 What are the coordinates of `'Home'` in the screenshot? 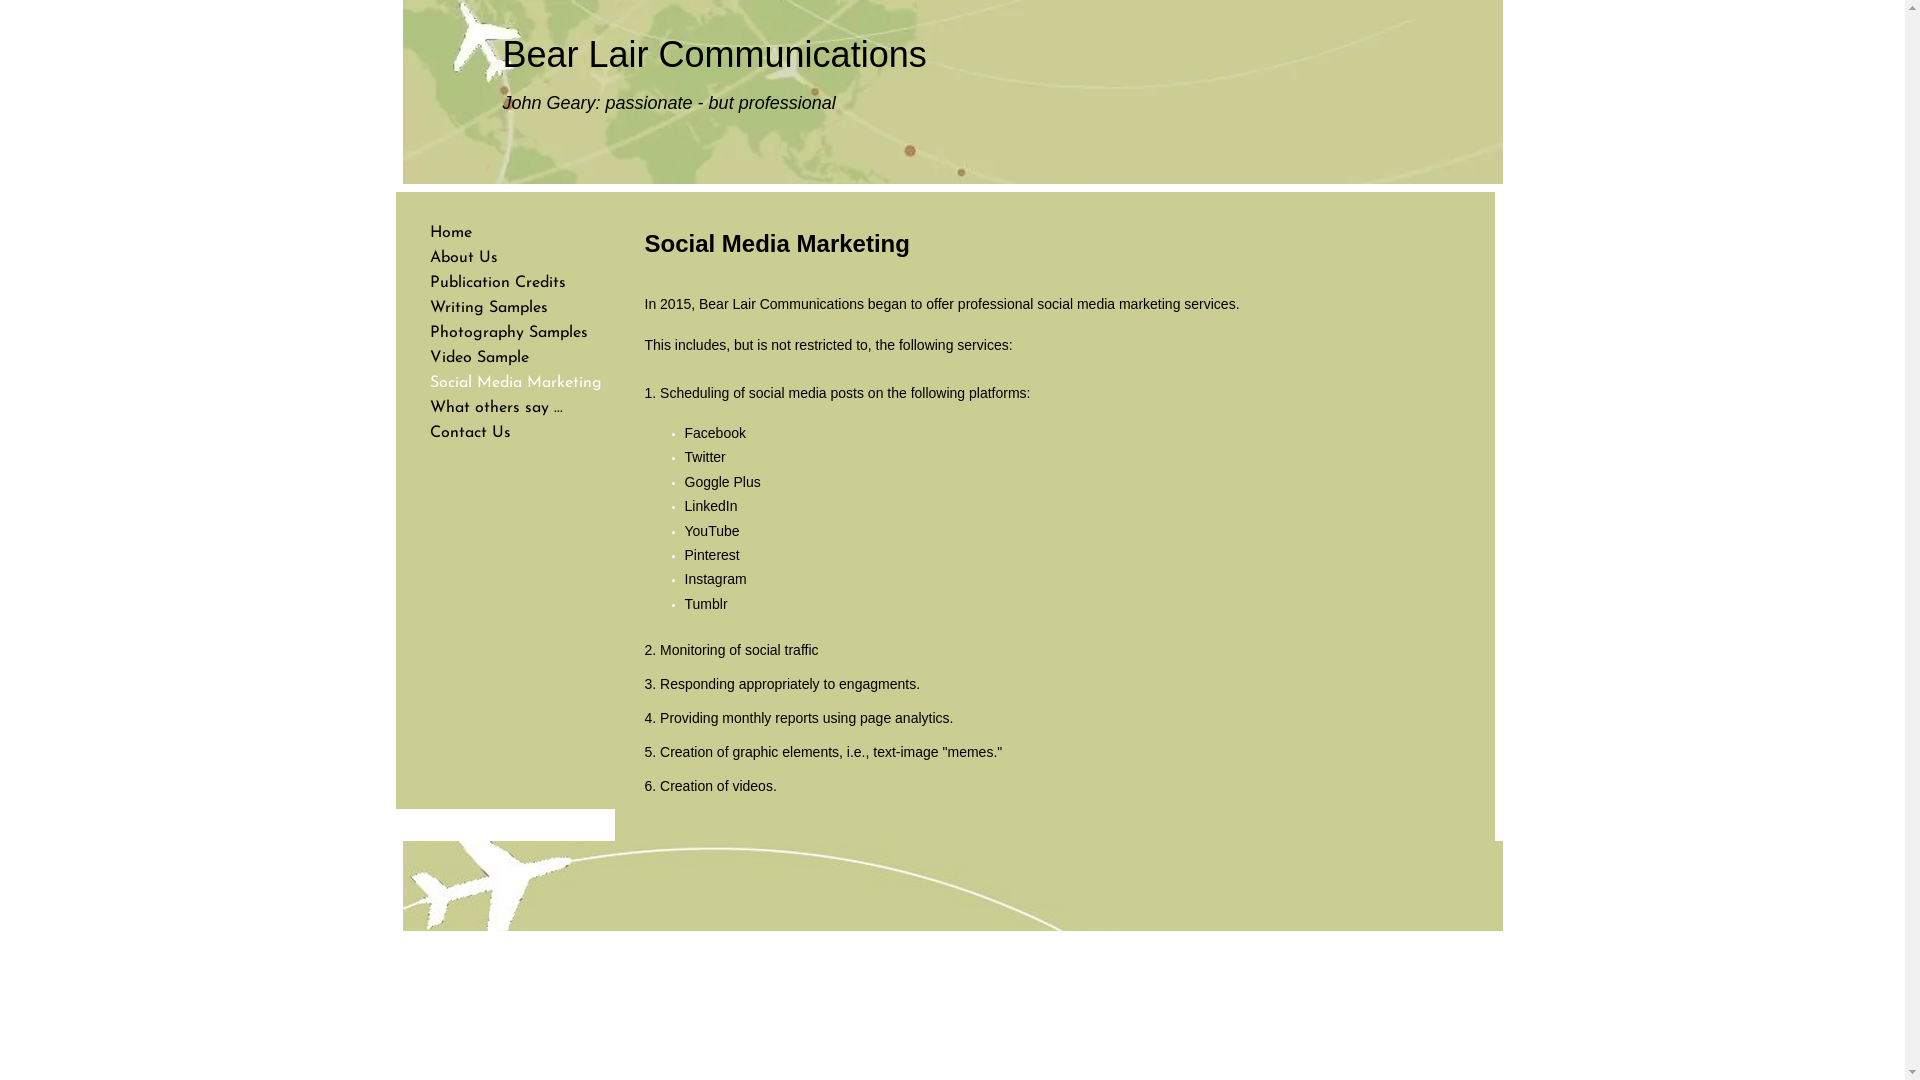 It's located at (419, 231).